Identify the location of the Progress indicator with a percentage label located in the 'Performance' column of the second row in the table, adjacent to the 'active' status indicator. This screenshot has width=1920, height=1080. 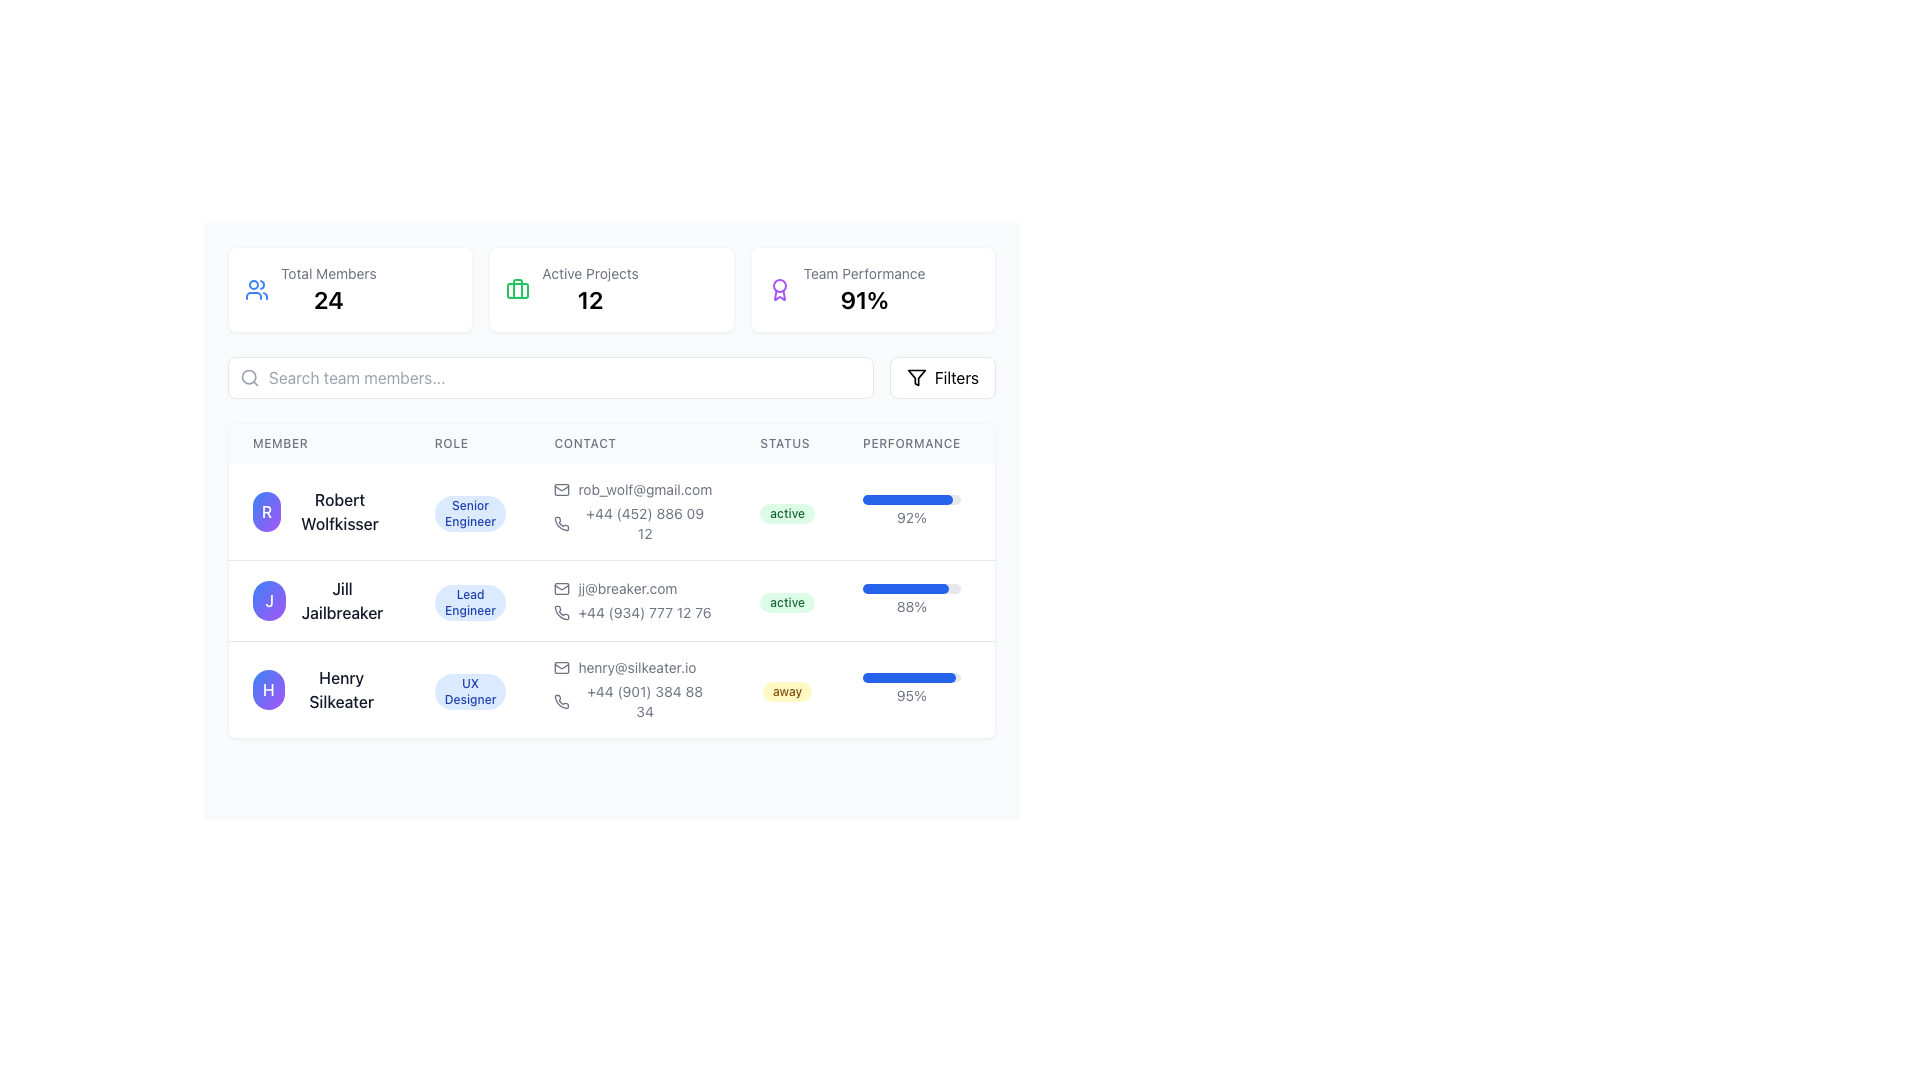
(911, 600).